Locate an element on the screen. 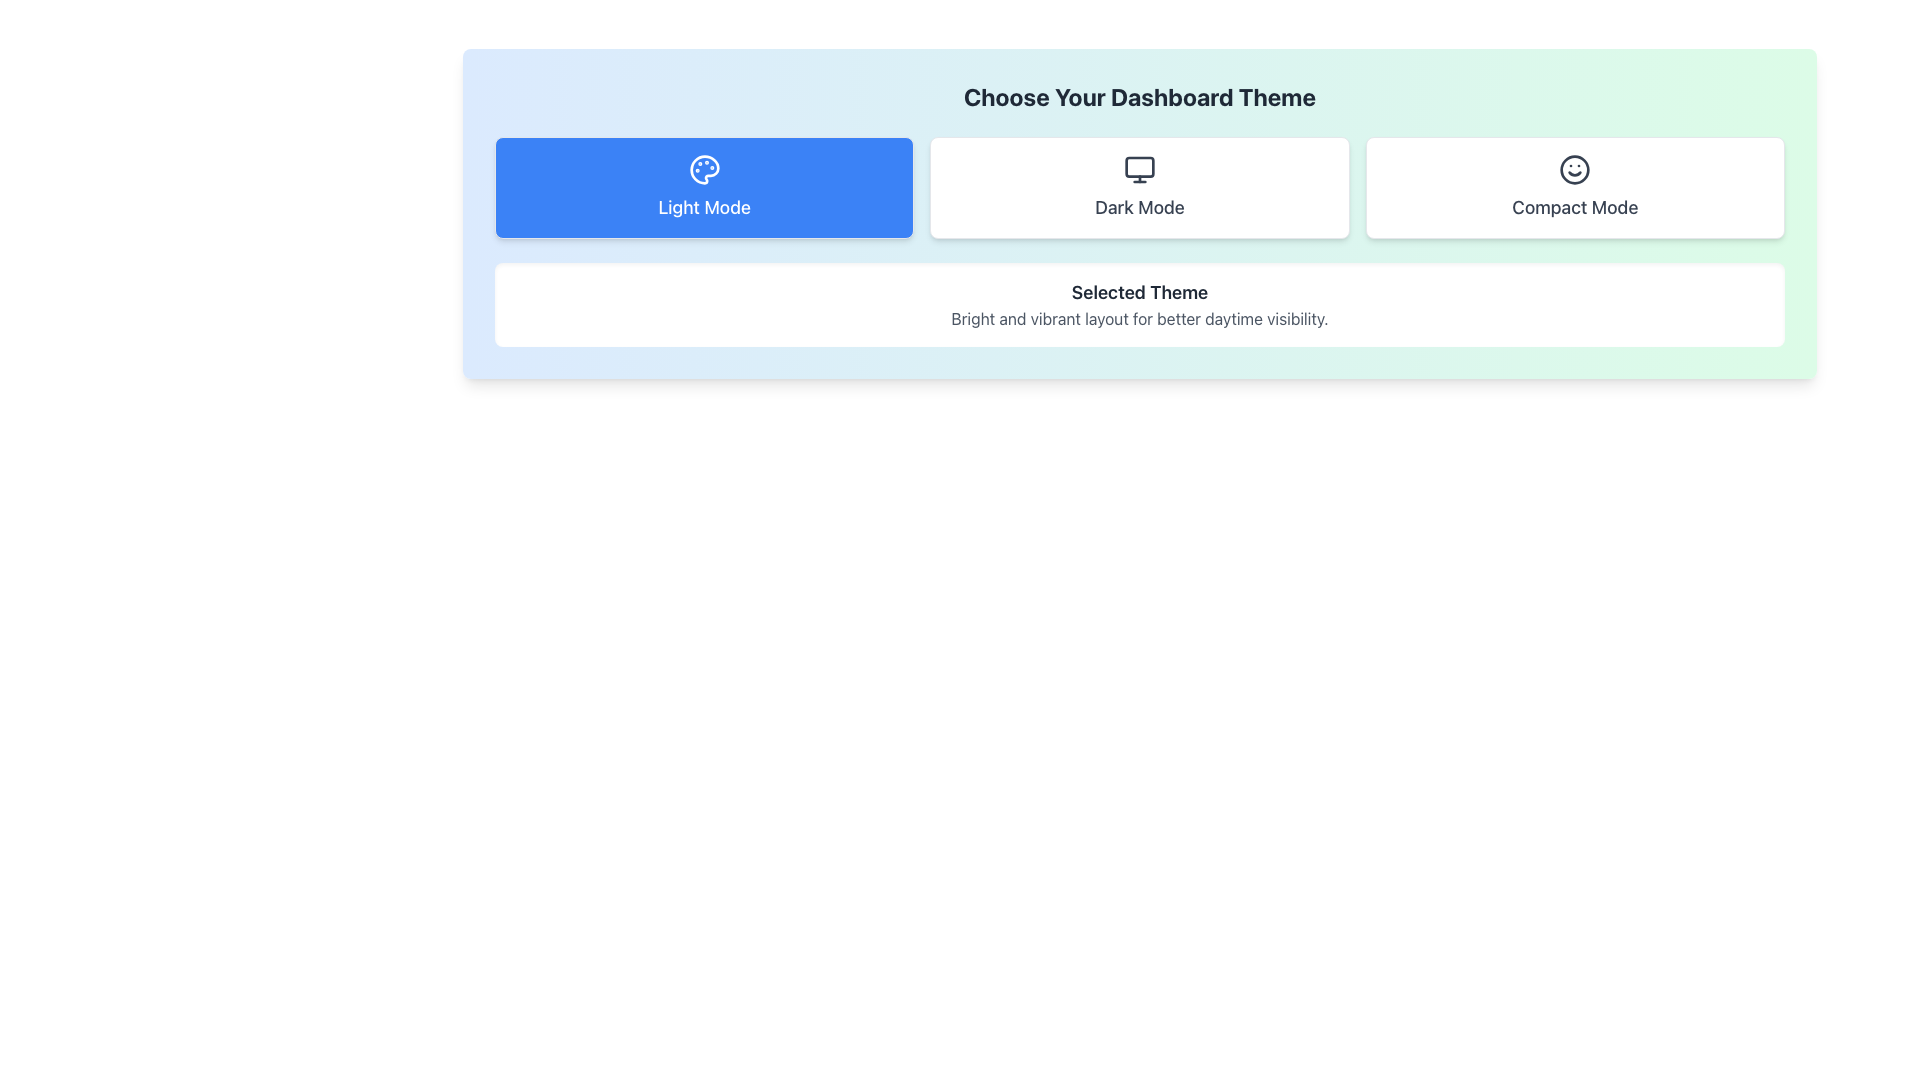 This screenshot has height=1080, width=1920. the SVG circle element that serves as the outer boundary for the smiley face in the upper right section of the 'Compact Mode' selection option is located at coordinates (1574, 168).